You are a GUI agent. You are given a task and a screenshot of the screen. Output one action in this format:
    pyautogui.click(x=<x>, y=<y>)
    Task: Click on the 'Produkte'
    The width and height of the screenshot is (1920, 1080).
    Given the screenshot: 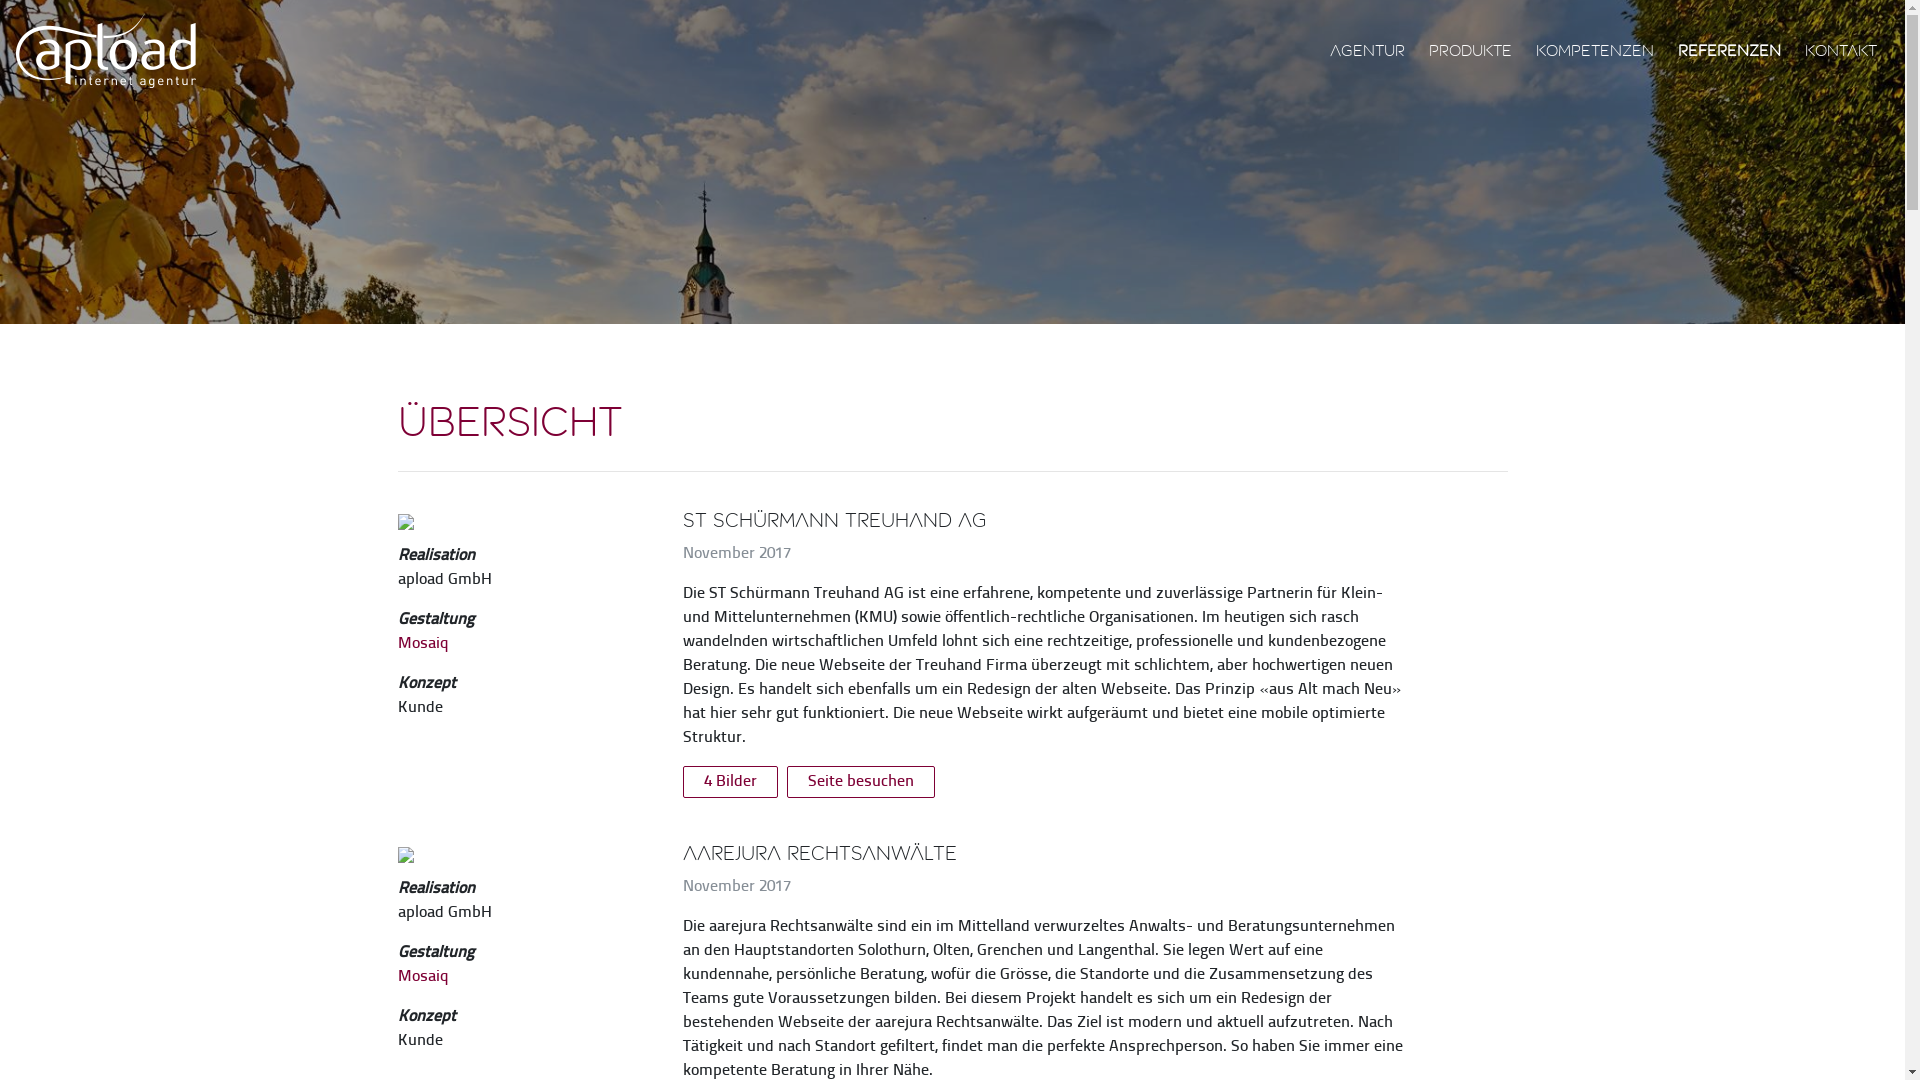 What is the action you would take?
    pyautogui.click(x=1470, y=50)
    